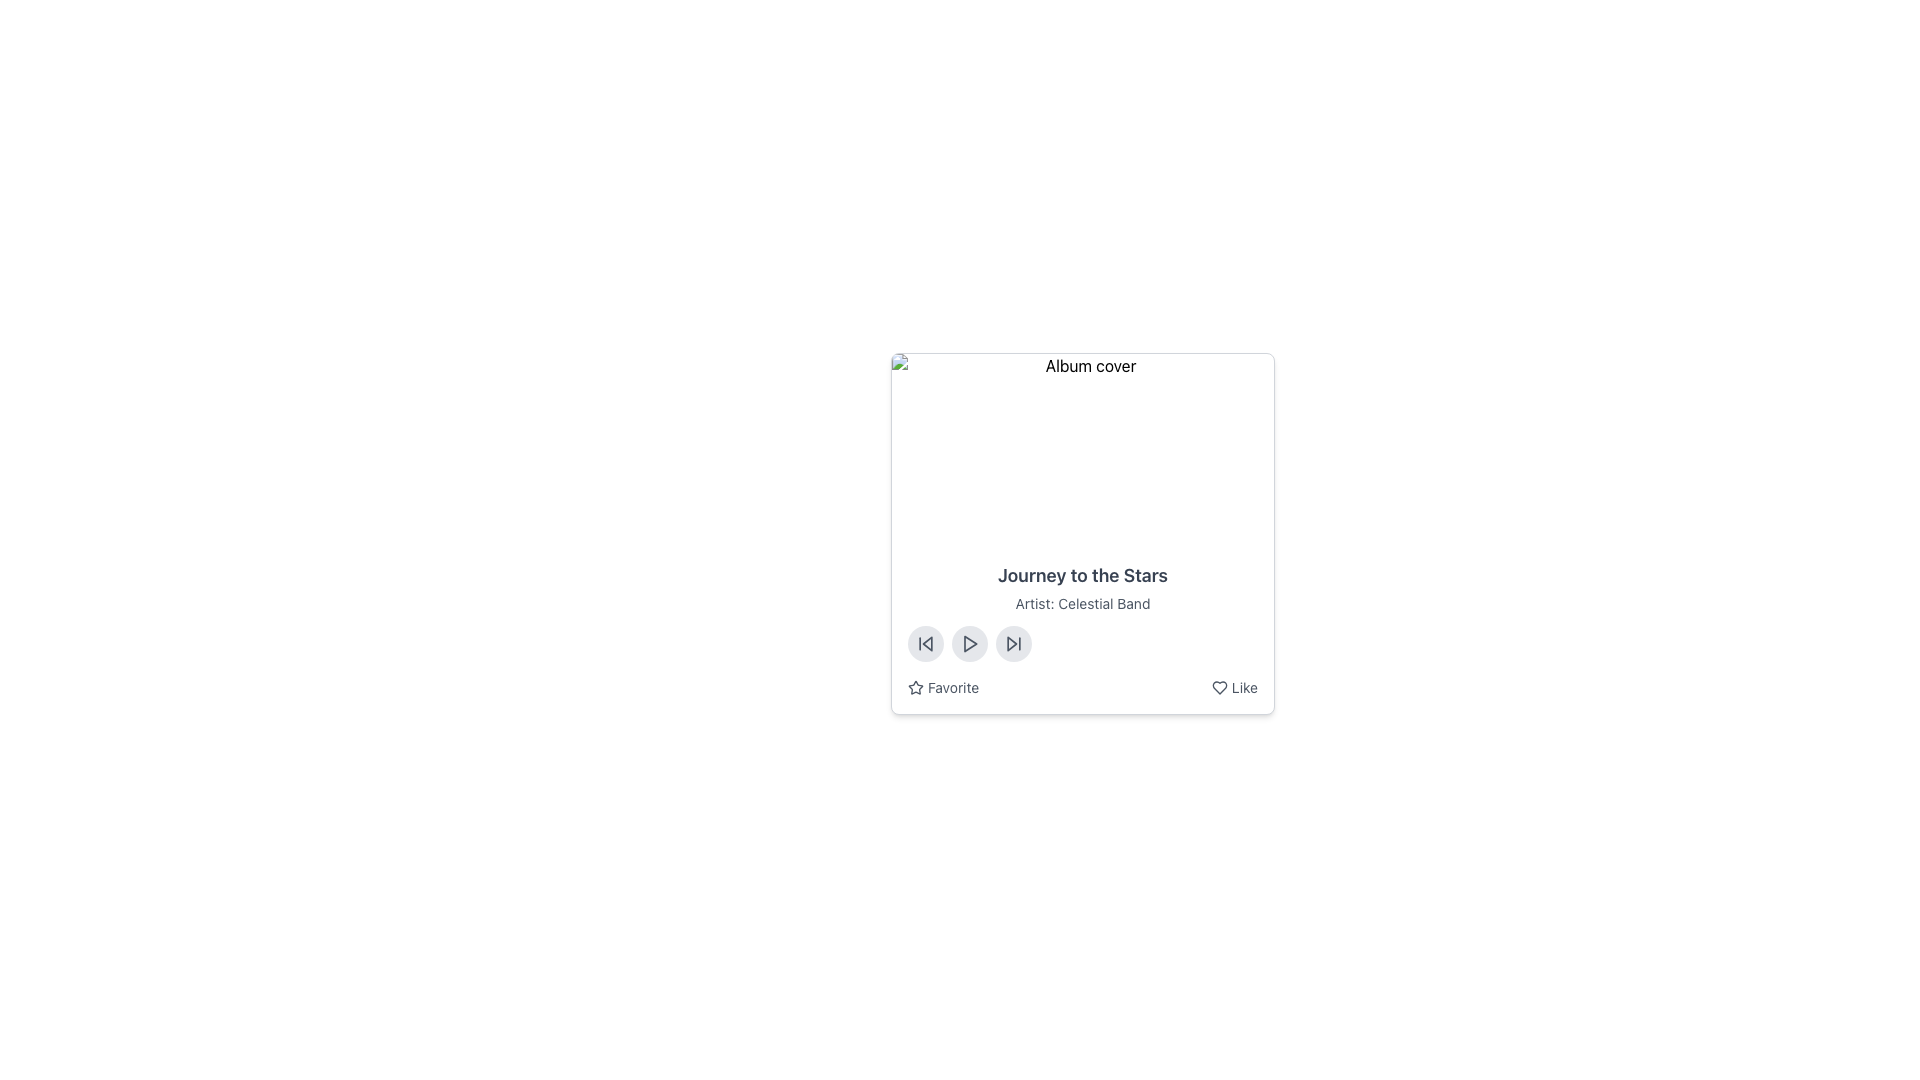 This screenshot has height=1080, width=1920. Describe the element at coordinates (952, 686) in the screenshot. I see `the Text label that indicates the ability to mark something as a favorite, located at the bottom left of the music track card, next to the star icon` at that location.